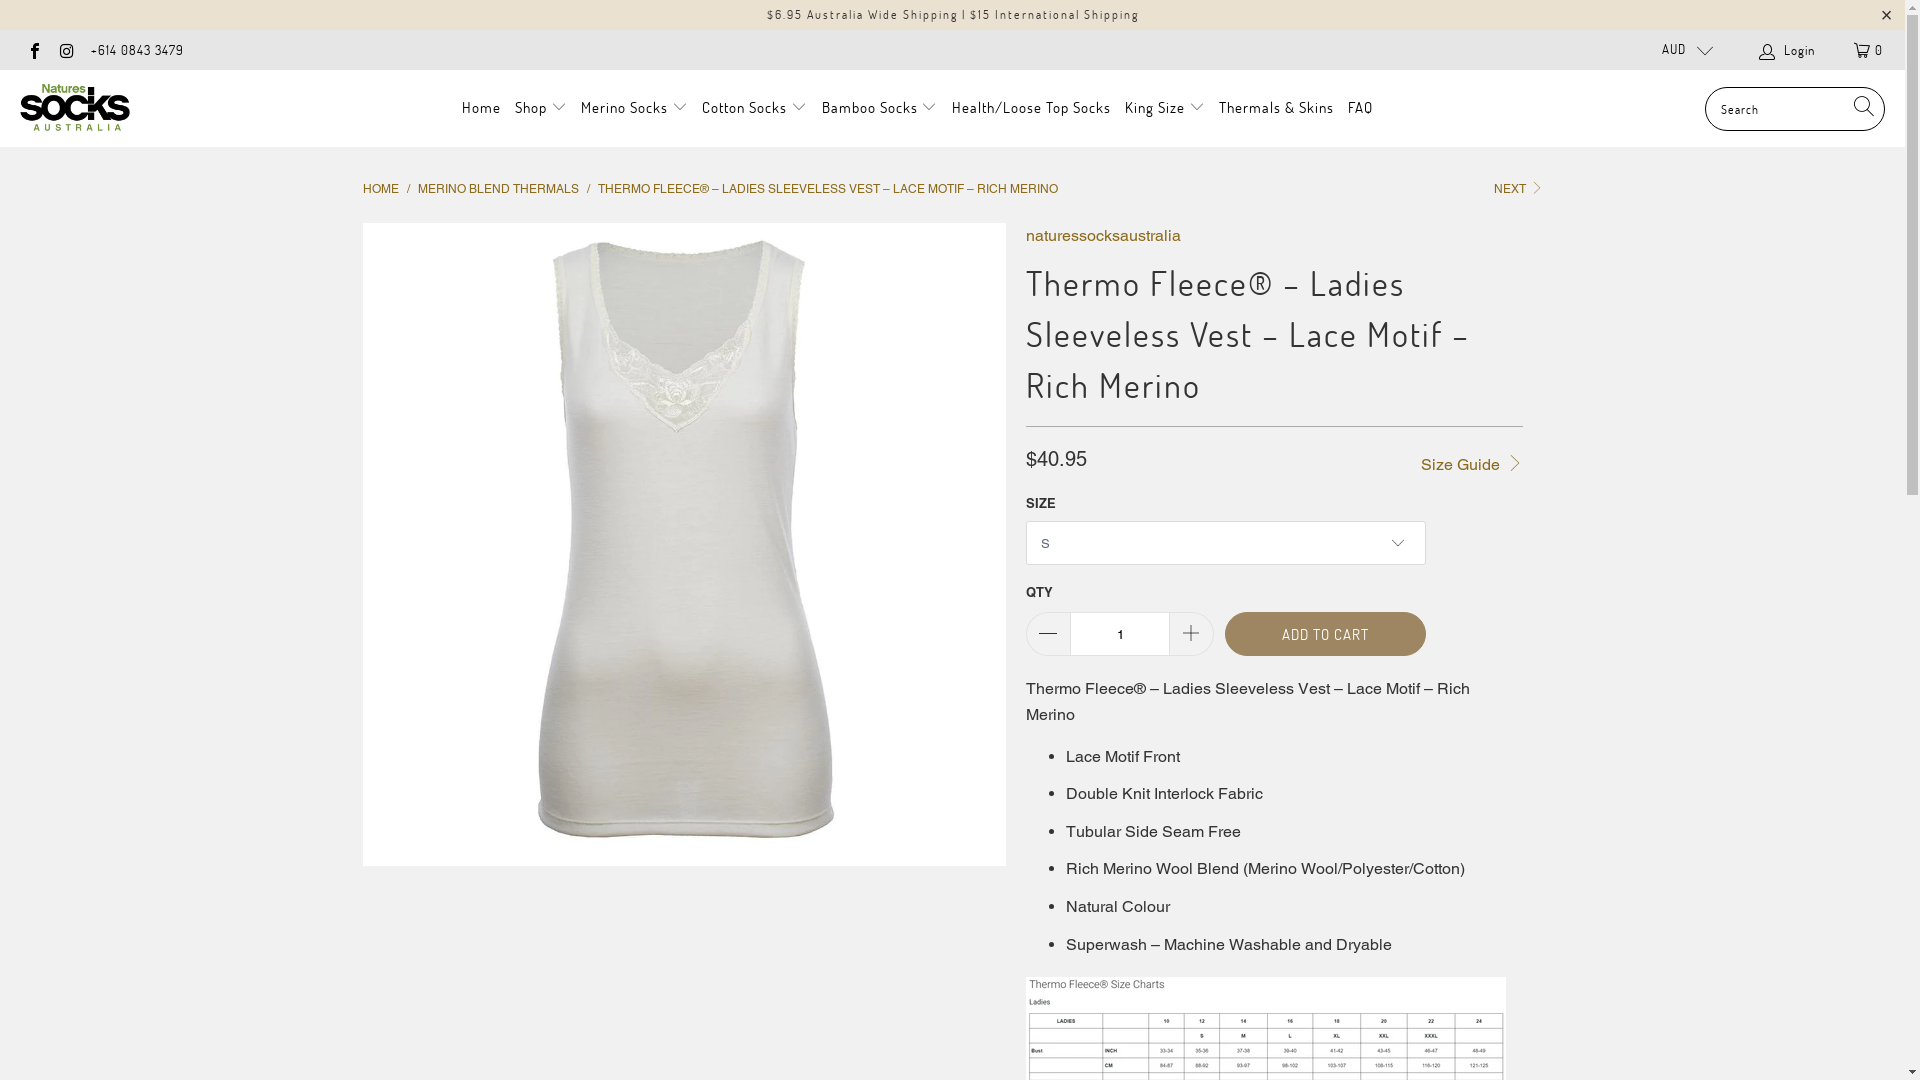 The image size is (1920, 1080). Describe the element at coordinates (416, 189) in the screenshot. I see `'MERINO BLEND THERMALS'` at that location.